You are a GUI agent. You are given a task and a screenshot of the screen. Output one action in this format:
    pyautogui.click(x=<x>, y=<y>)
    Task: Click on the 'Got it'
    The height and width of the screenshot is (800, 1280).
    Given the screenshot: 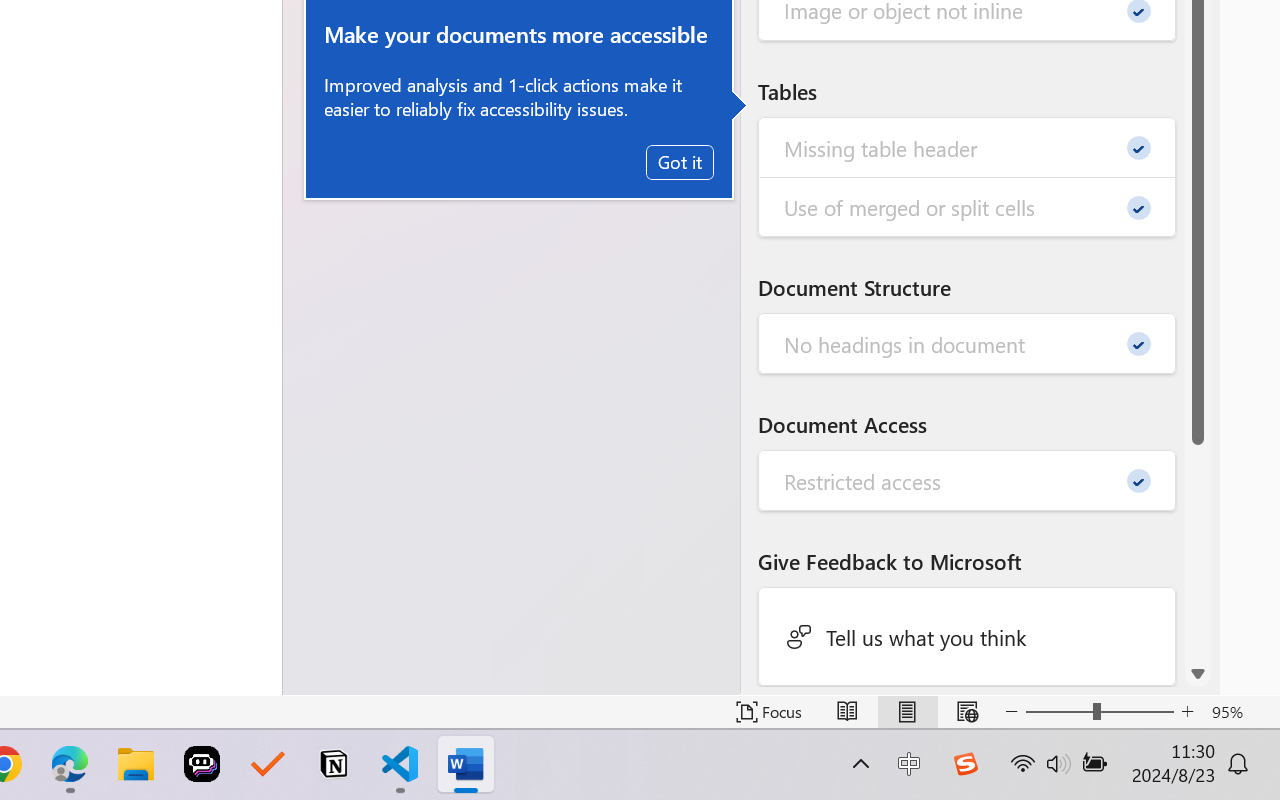 What is the action you would take?
    pyautogui.click(x=680, y=162)
    